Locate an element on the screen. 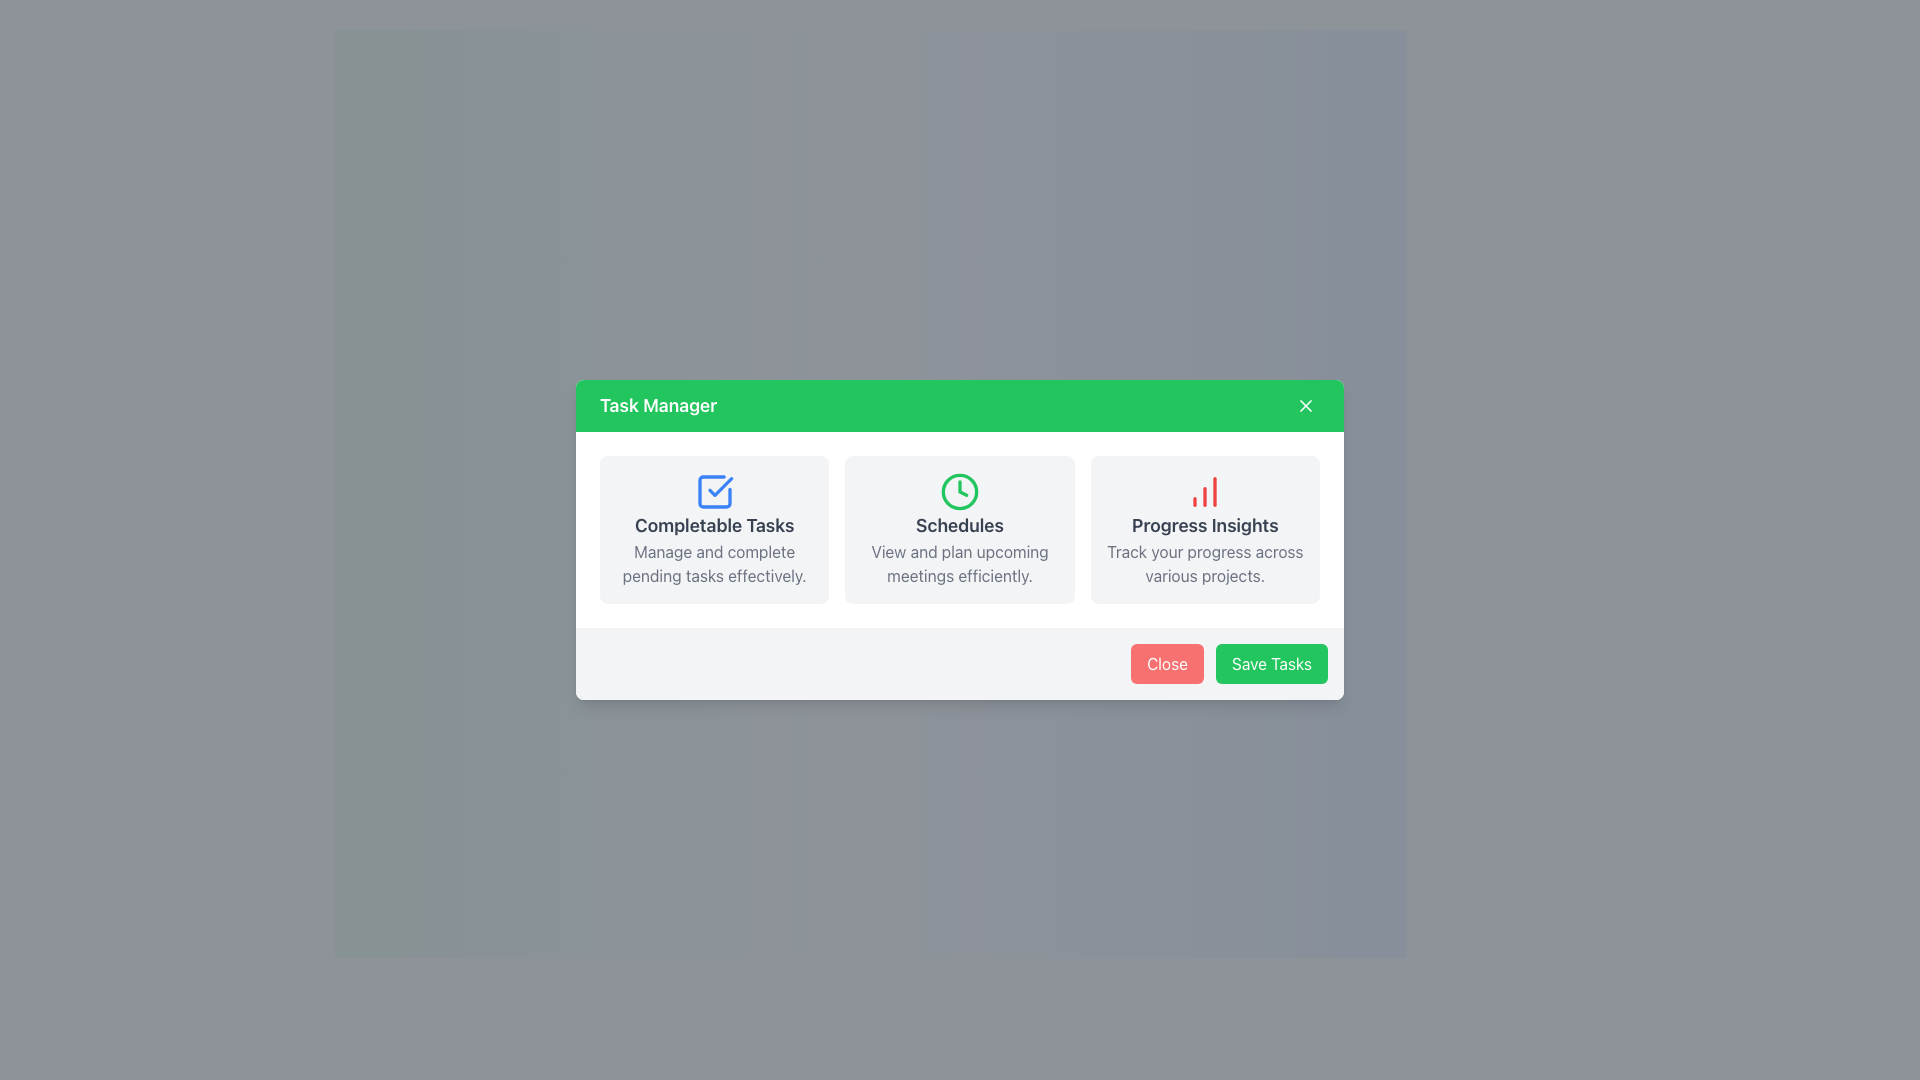 Image resolution: width=1920 pixels, height=1080 pixels. the 'X' icon in the top right corner of the green header section of the 'Task Manager' dialog is located at coordinates (1305, 405).